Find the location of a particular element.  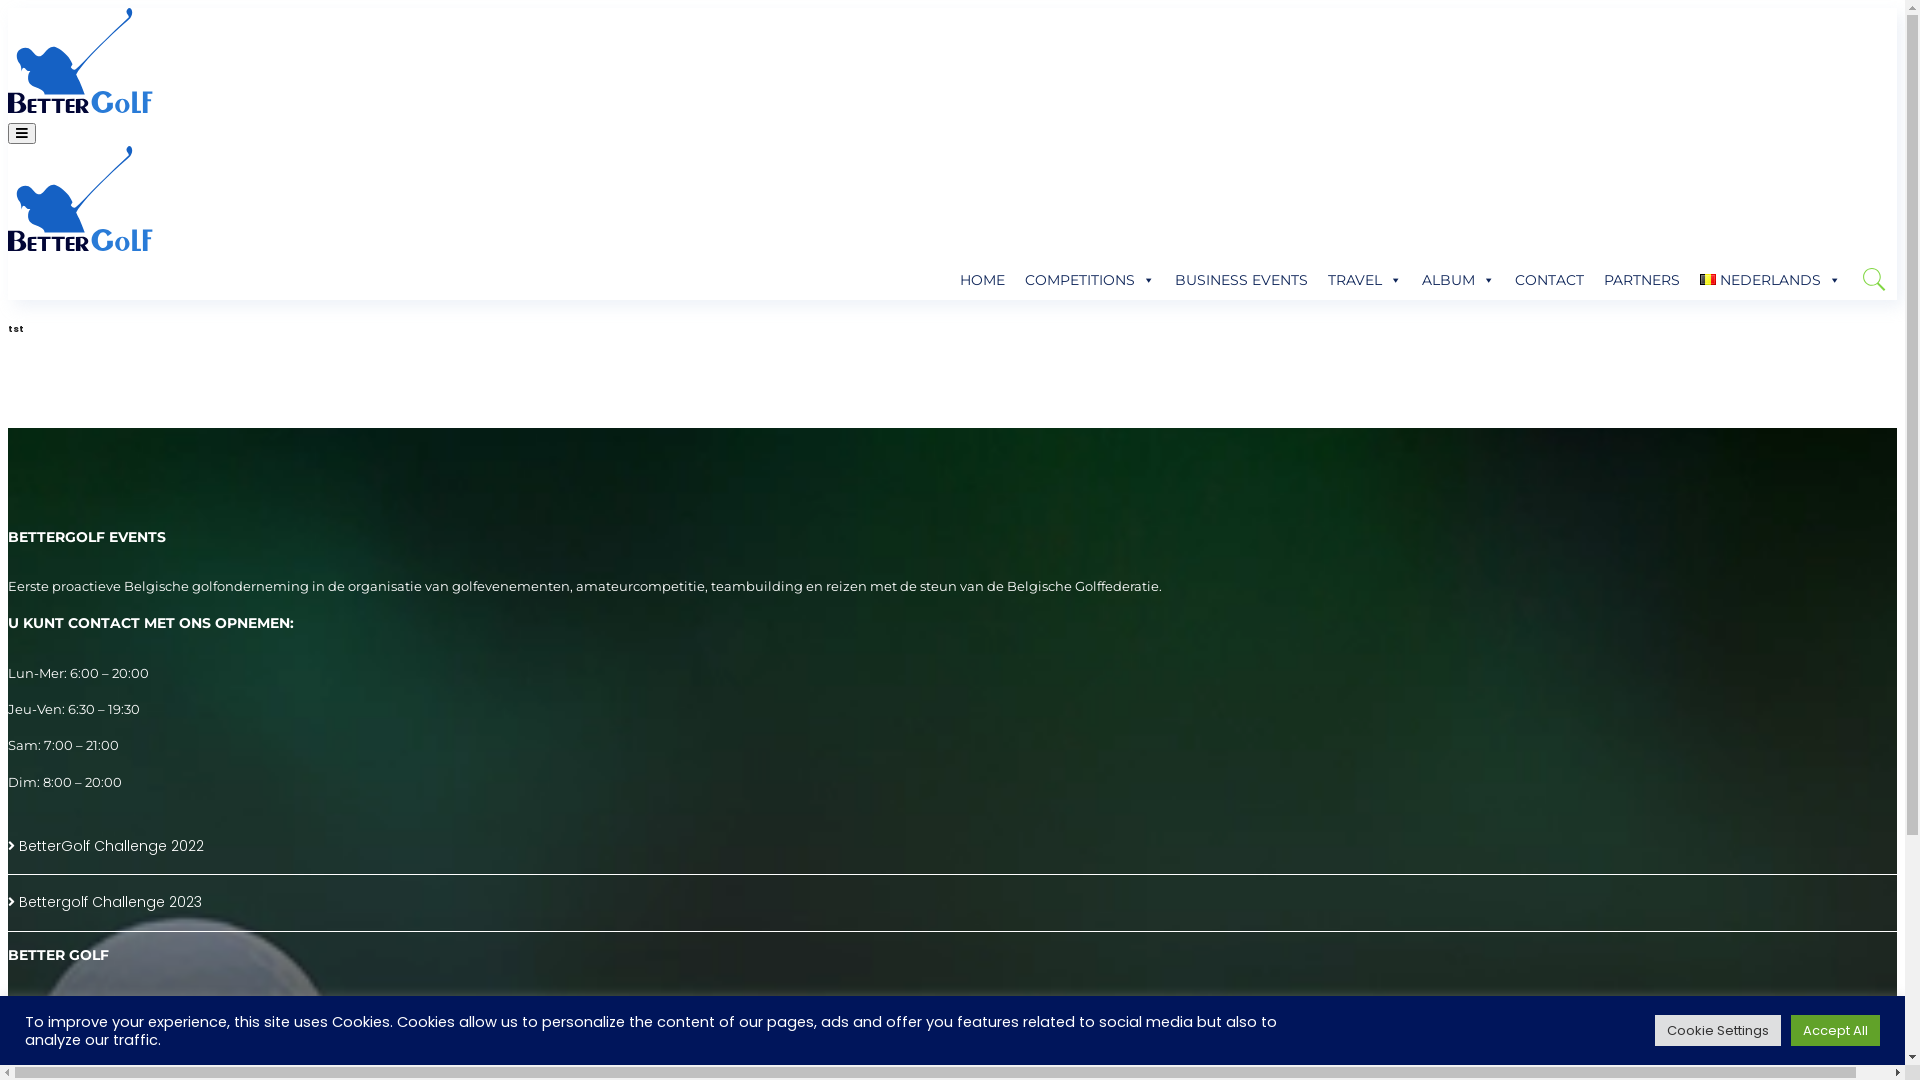

'TRAVEL' is located at coordinates (1363, 280).